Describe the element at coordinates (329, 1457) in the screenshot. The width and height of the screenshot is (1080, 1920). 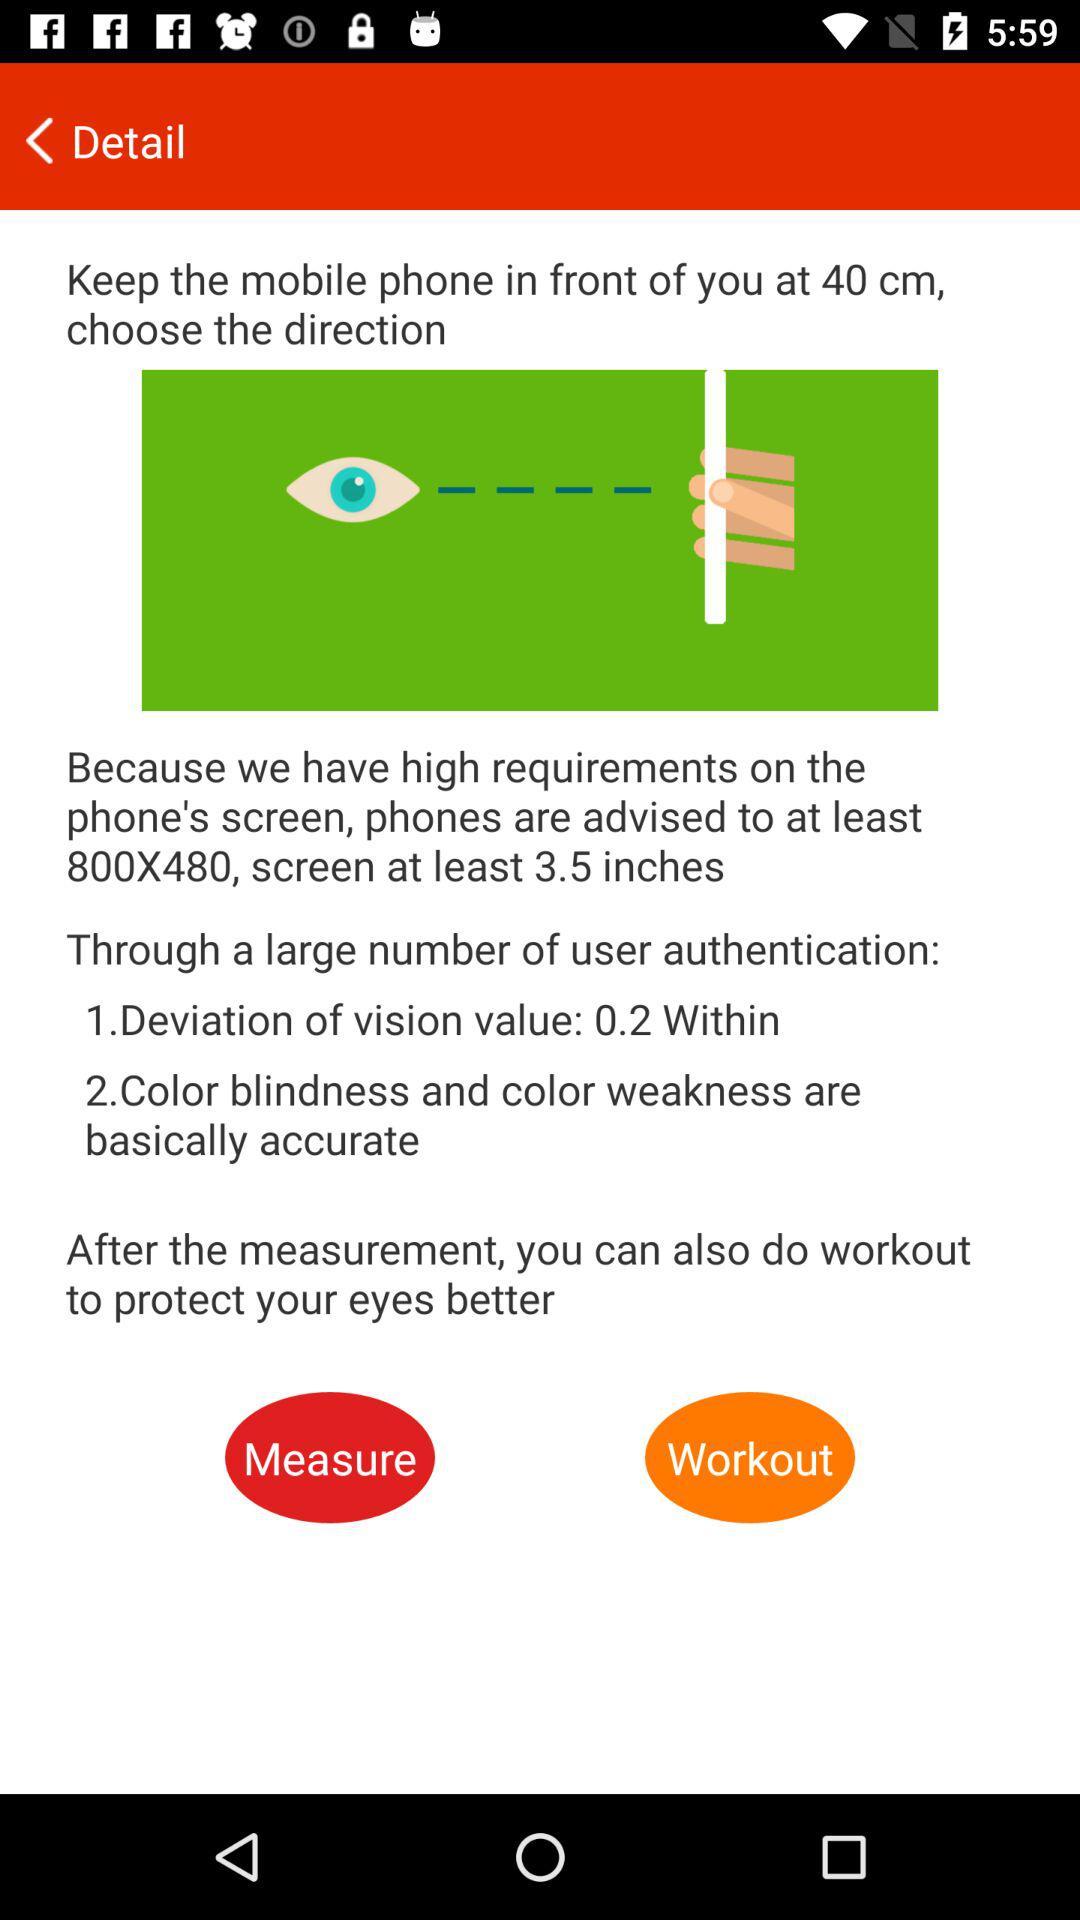
I see `the icon to the left of workout icon` at that location.